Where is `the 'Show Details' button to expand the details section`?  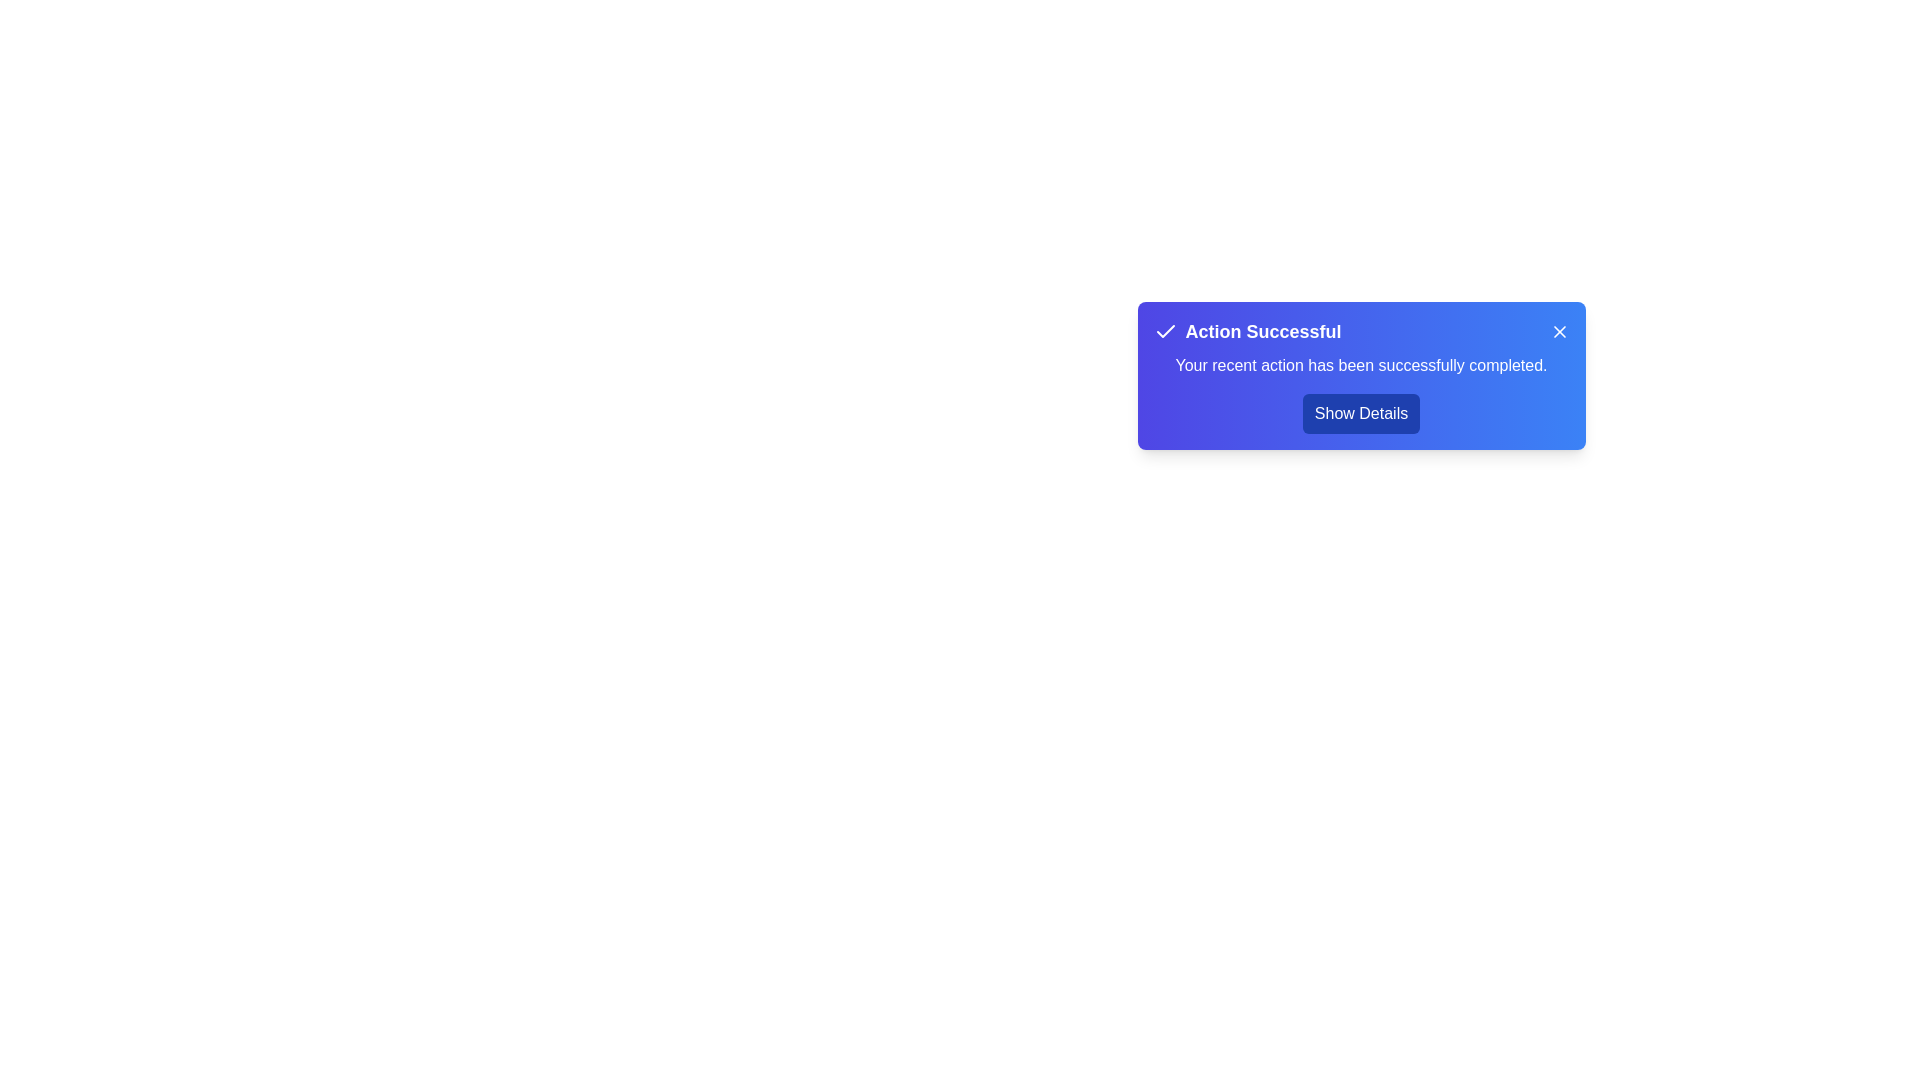 the 'Show Details' button to expand the details section is located at coordinates (1360, 412).